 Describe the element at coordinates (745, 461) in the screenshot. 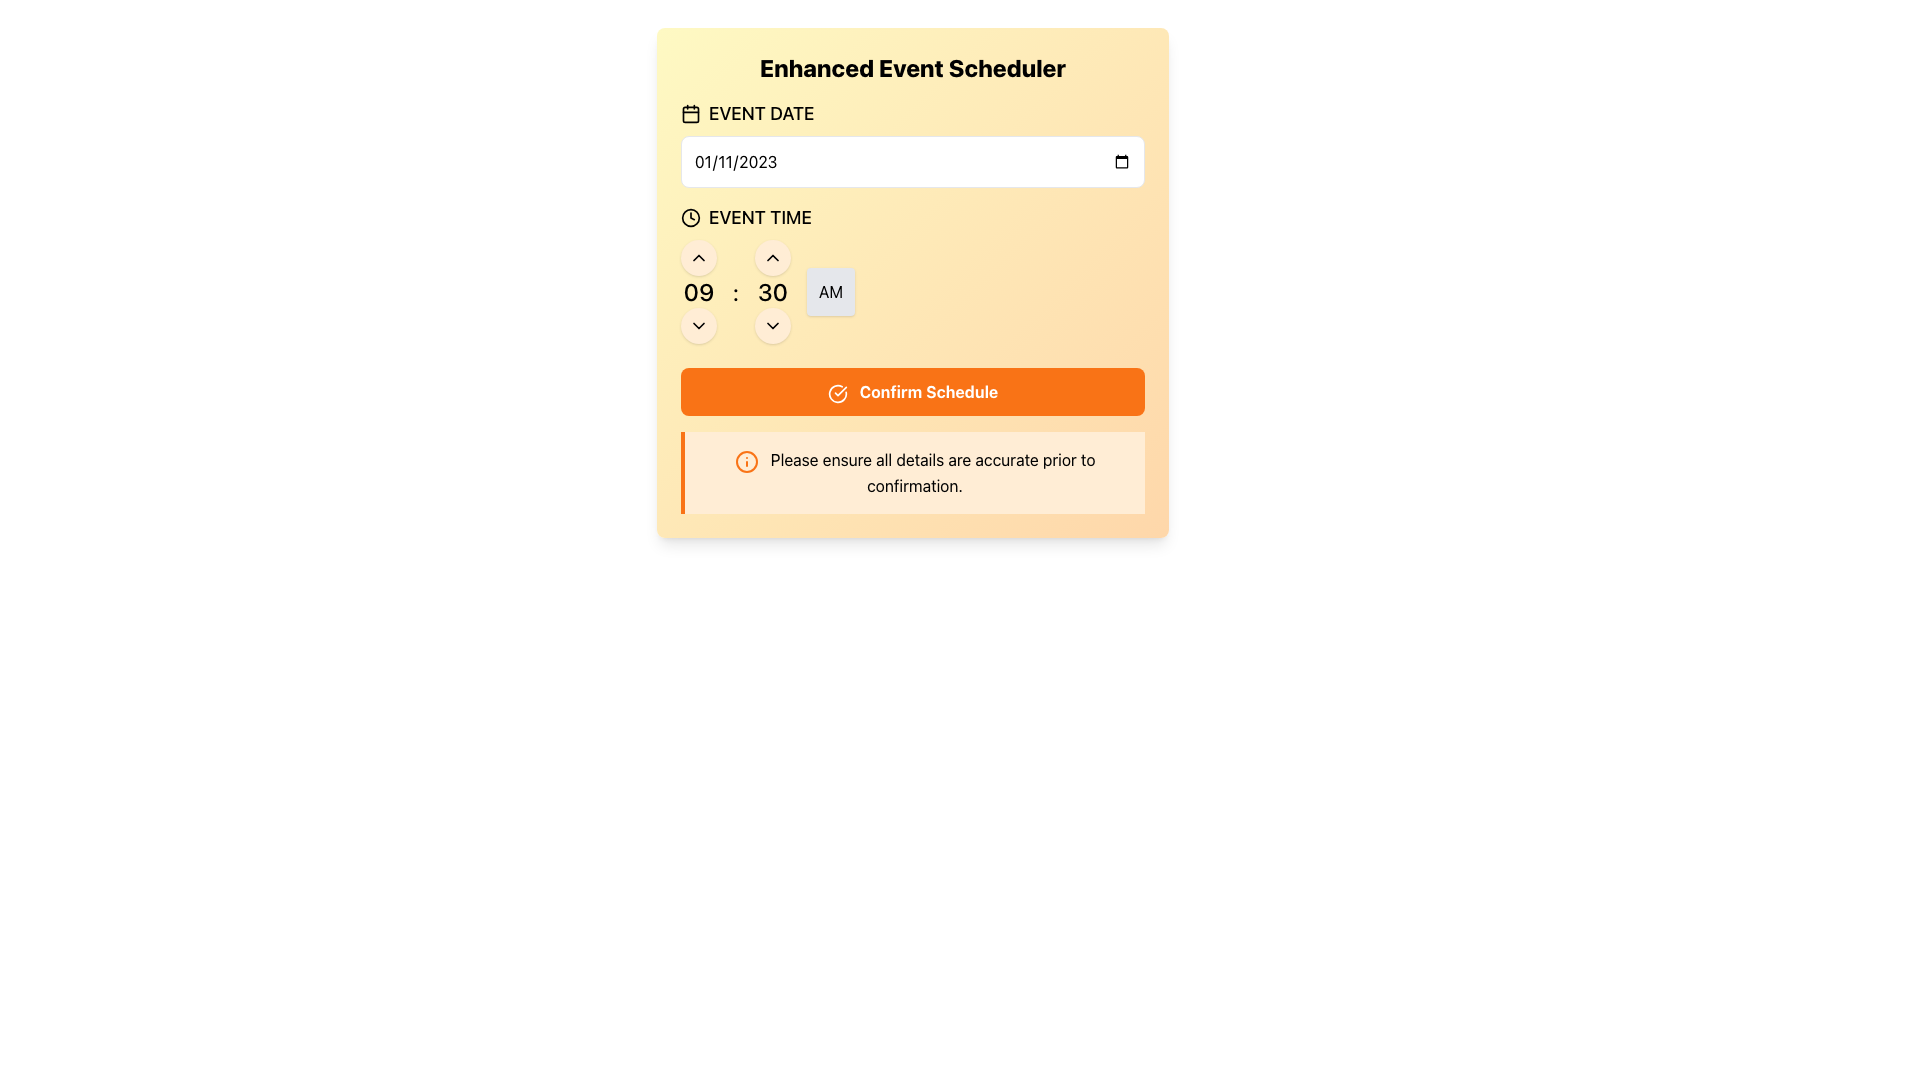

I see `the warning icon located at the bottom of the form, on the left side of the warning box` at that location.